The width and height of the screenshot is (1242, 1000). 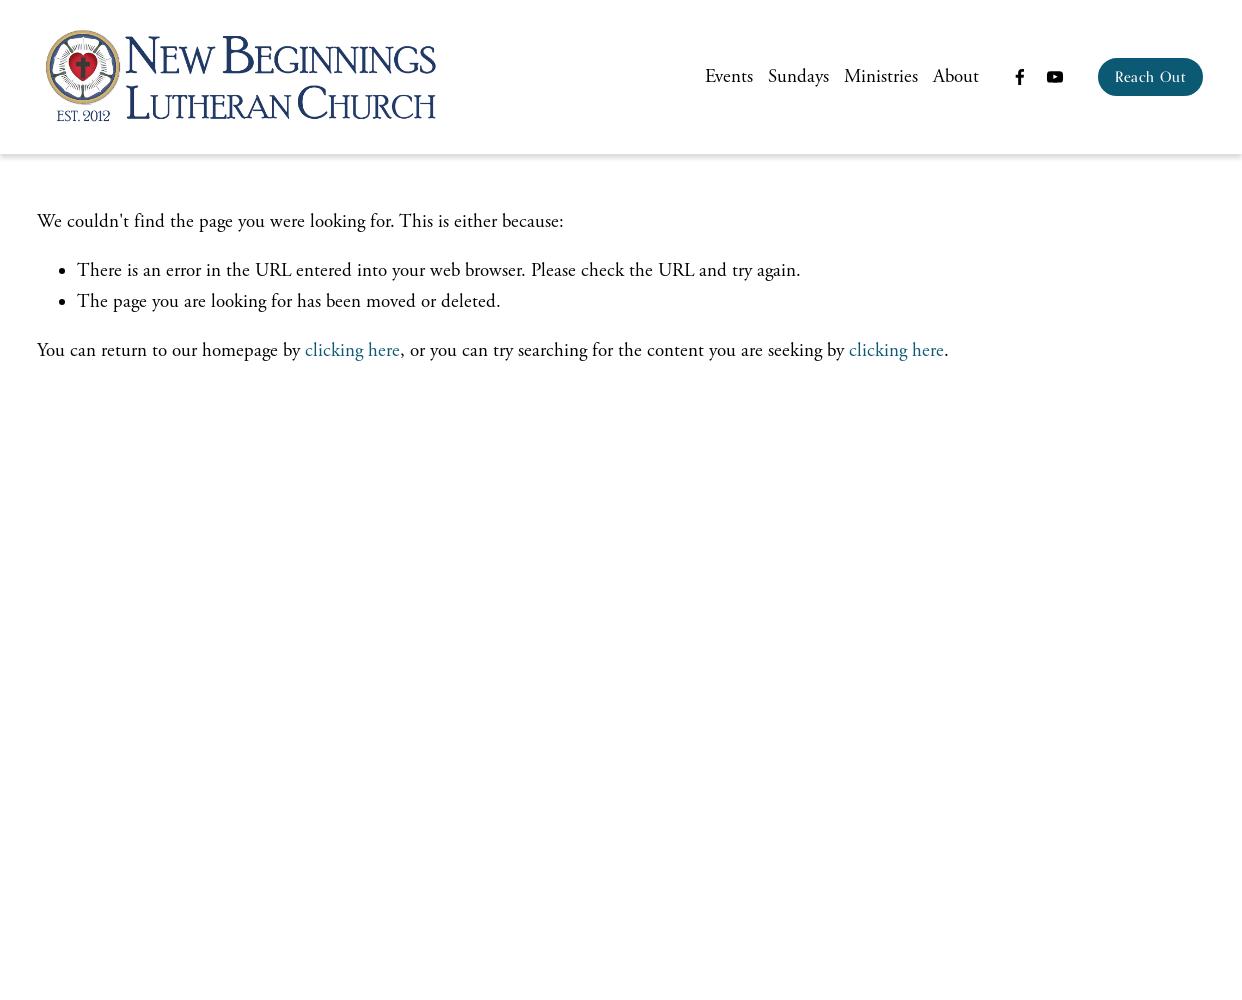 I want to click on 'Reach Out', so click(x=1114, y=75).